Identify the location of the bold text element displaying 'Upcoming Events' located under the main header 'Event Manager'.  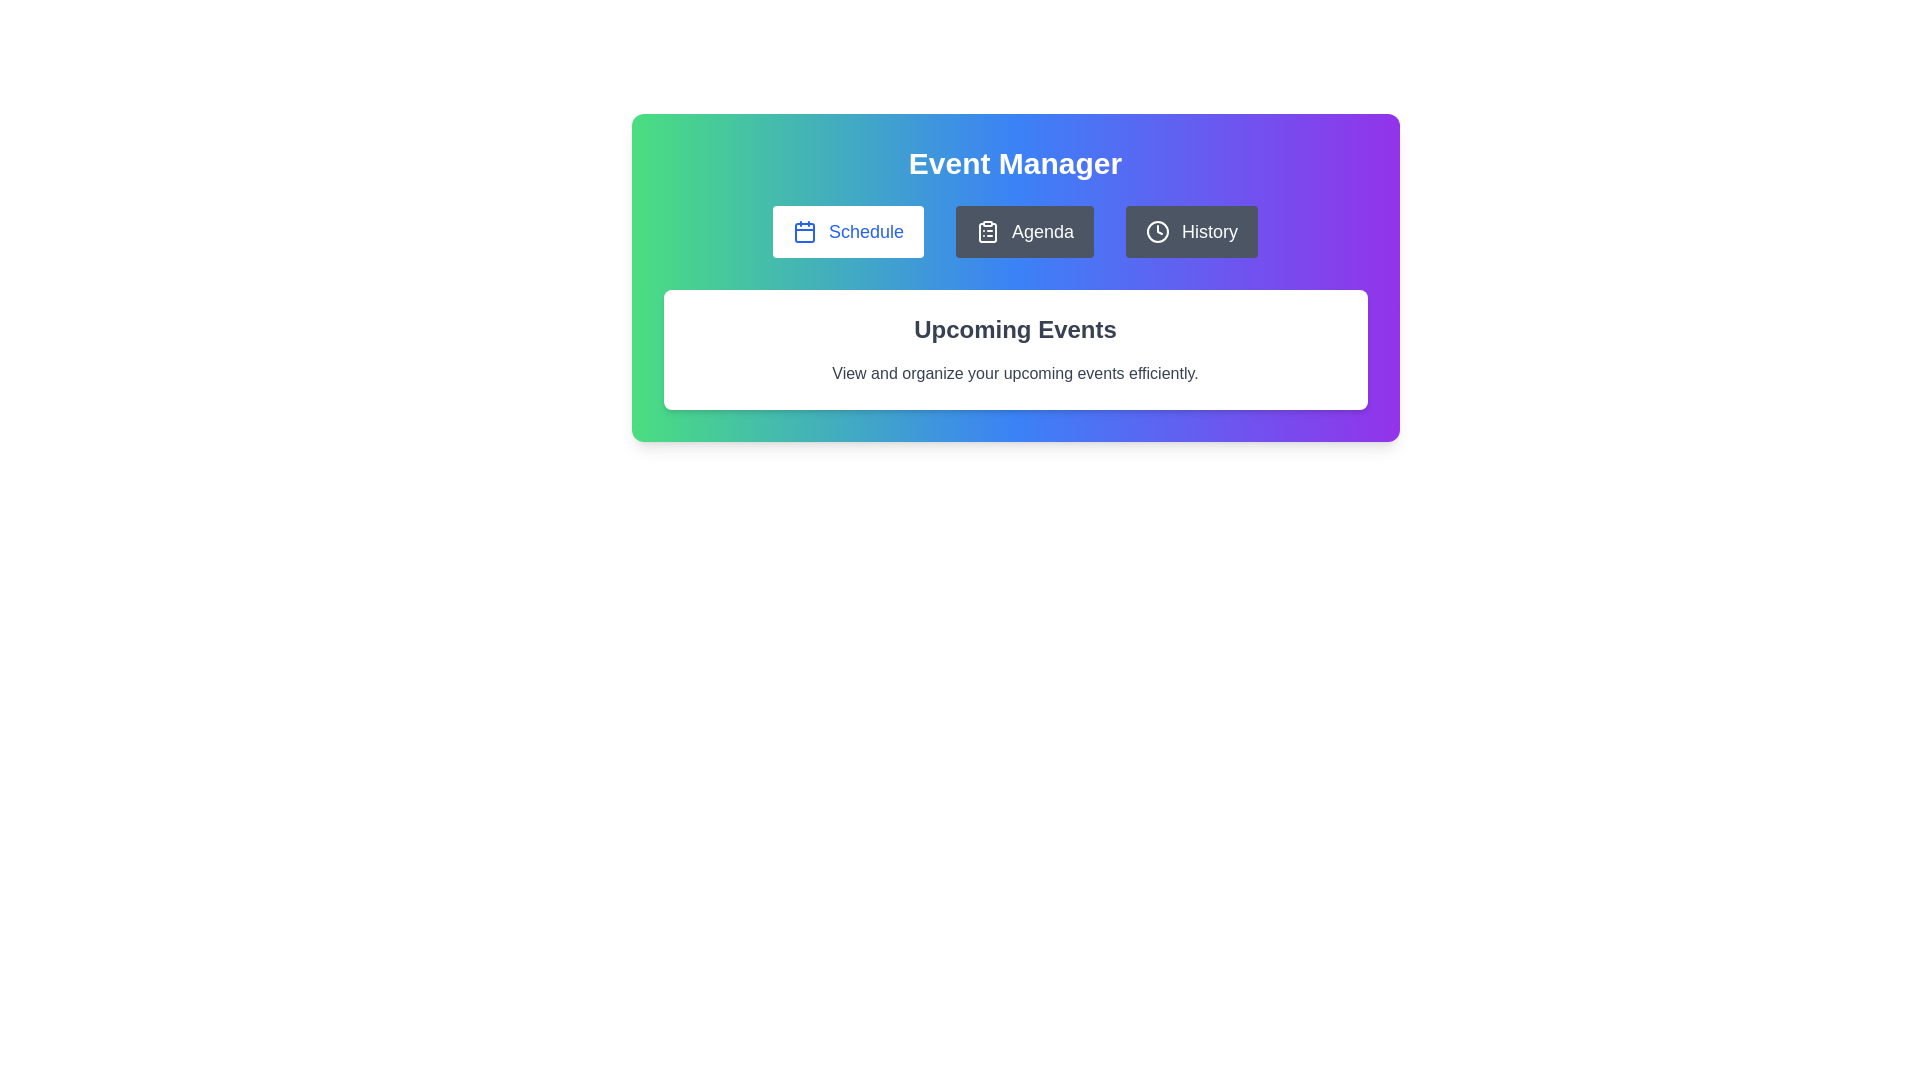
(1015, 329).